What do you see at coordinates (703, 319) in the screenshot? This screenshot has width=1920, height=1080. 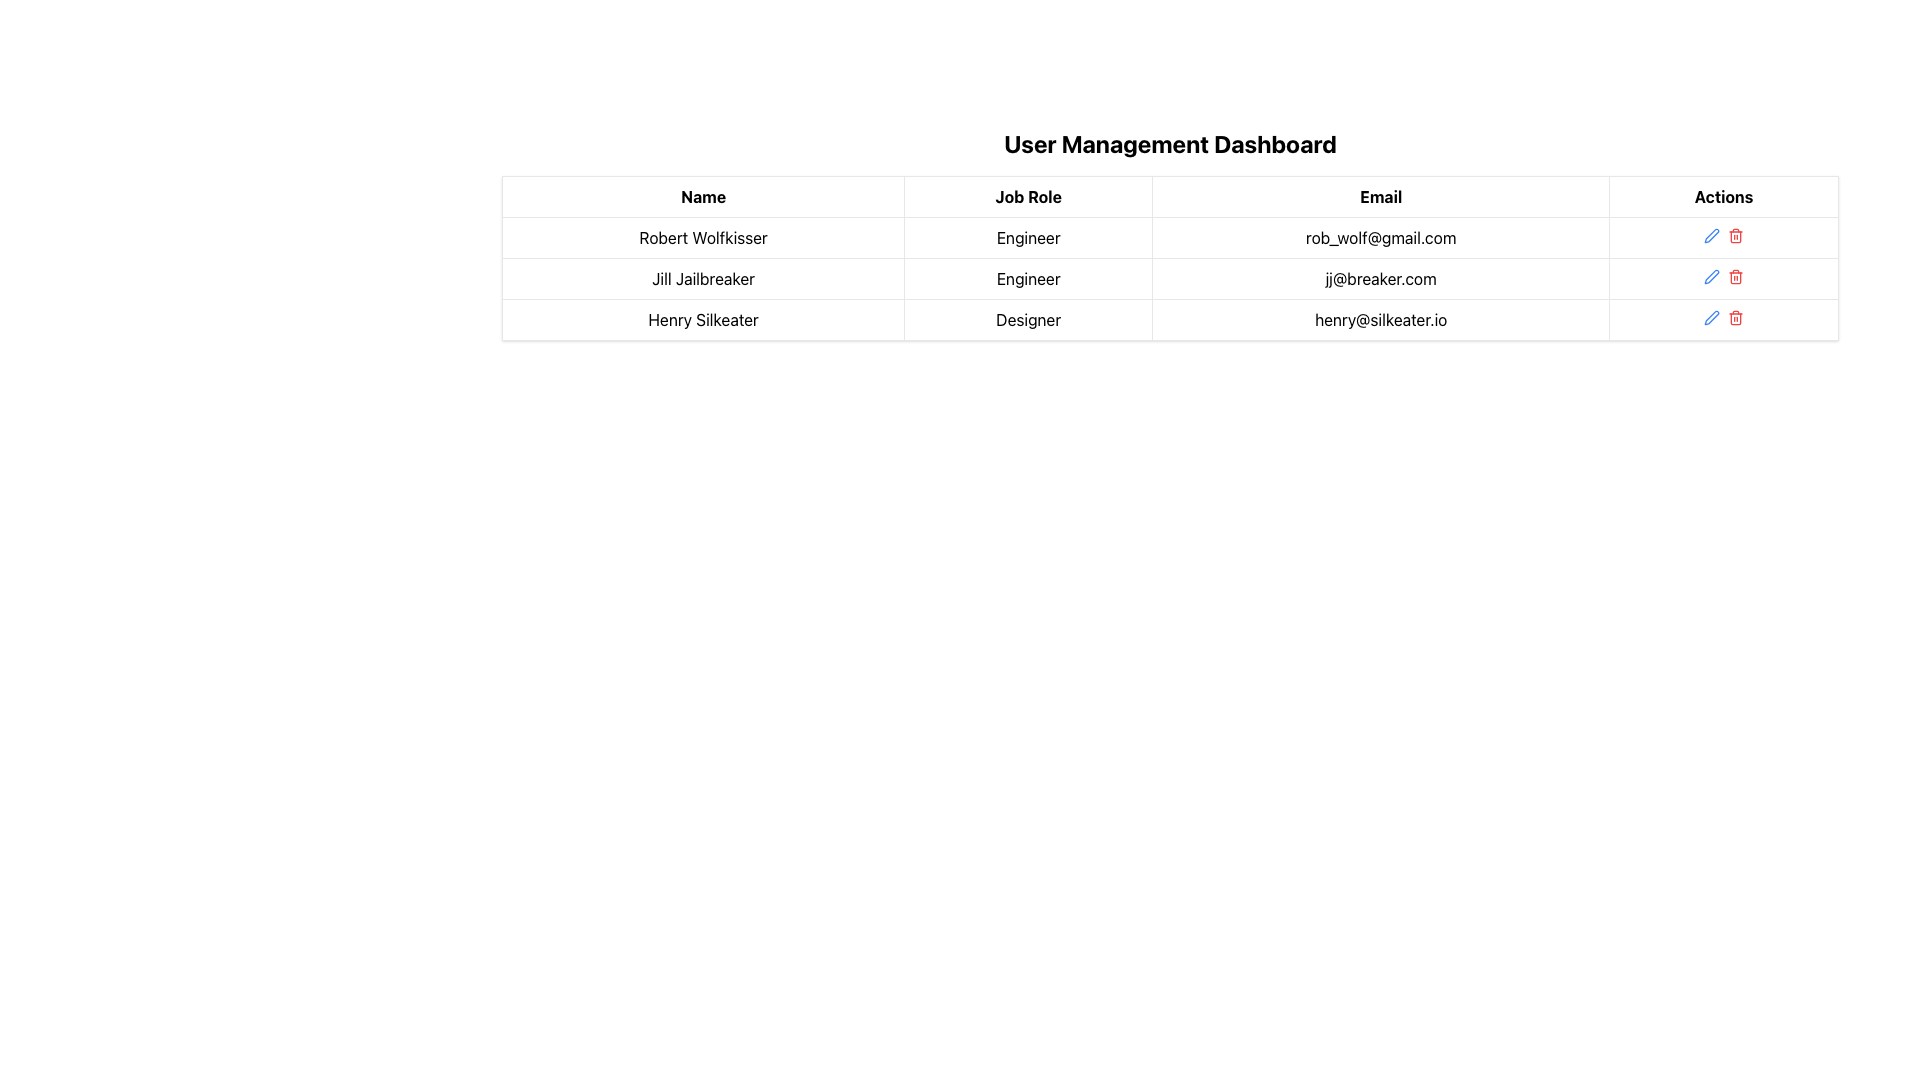 I see `the Static Text Label displaying the associated user's name in the 'Name' column of the table, located in the third row adjacent to 'Designer' and 'henry@silkeater.io'` at bounding box center [703, 319].